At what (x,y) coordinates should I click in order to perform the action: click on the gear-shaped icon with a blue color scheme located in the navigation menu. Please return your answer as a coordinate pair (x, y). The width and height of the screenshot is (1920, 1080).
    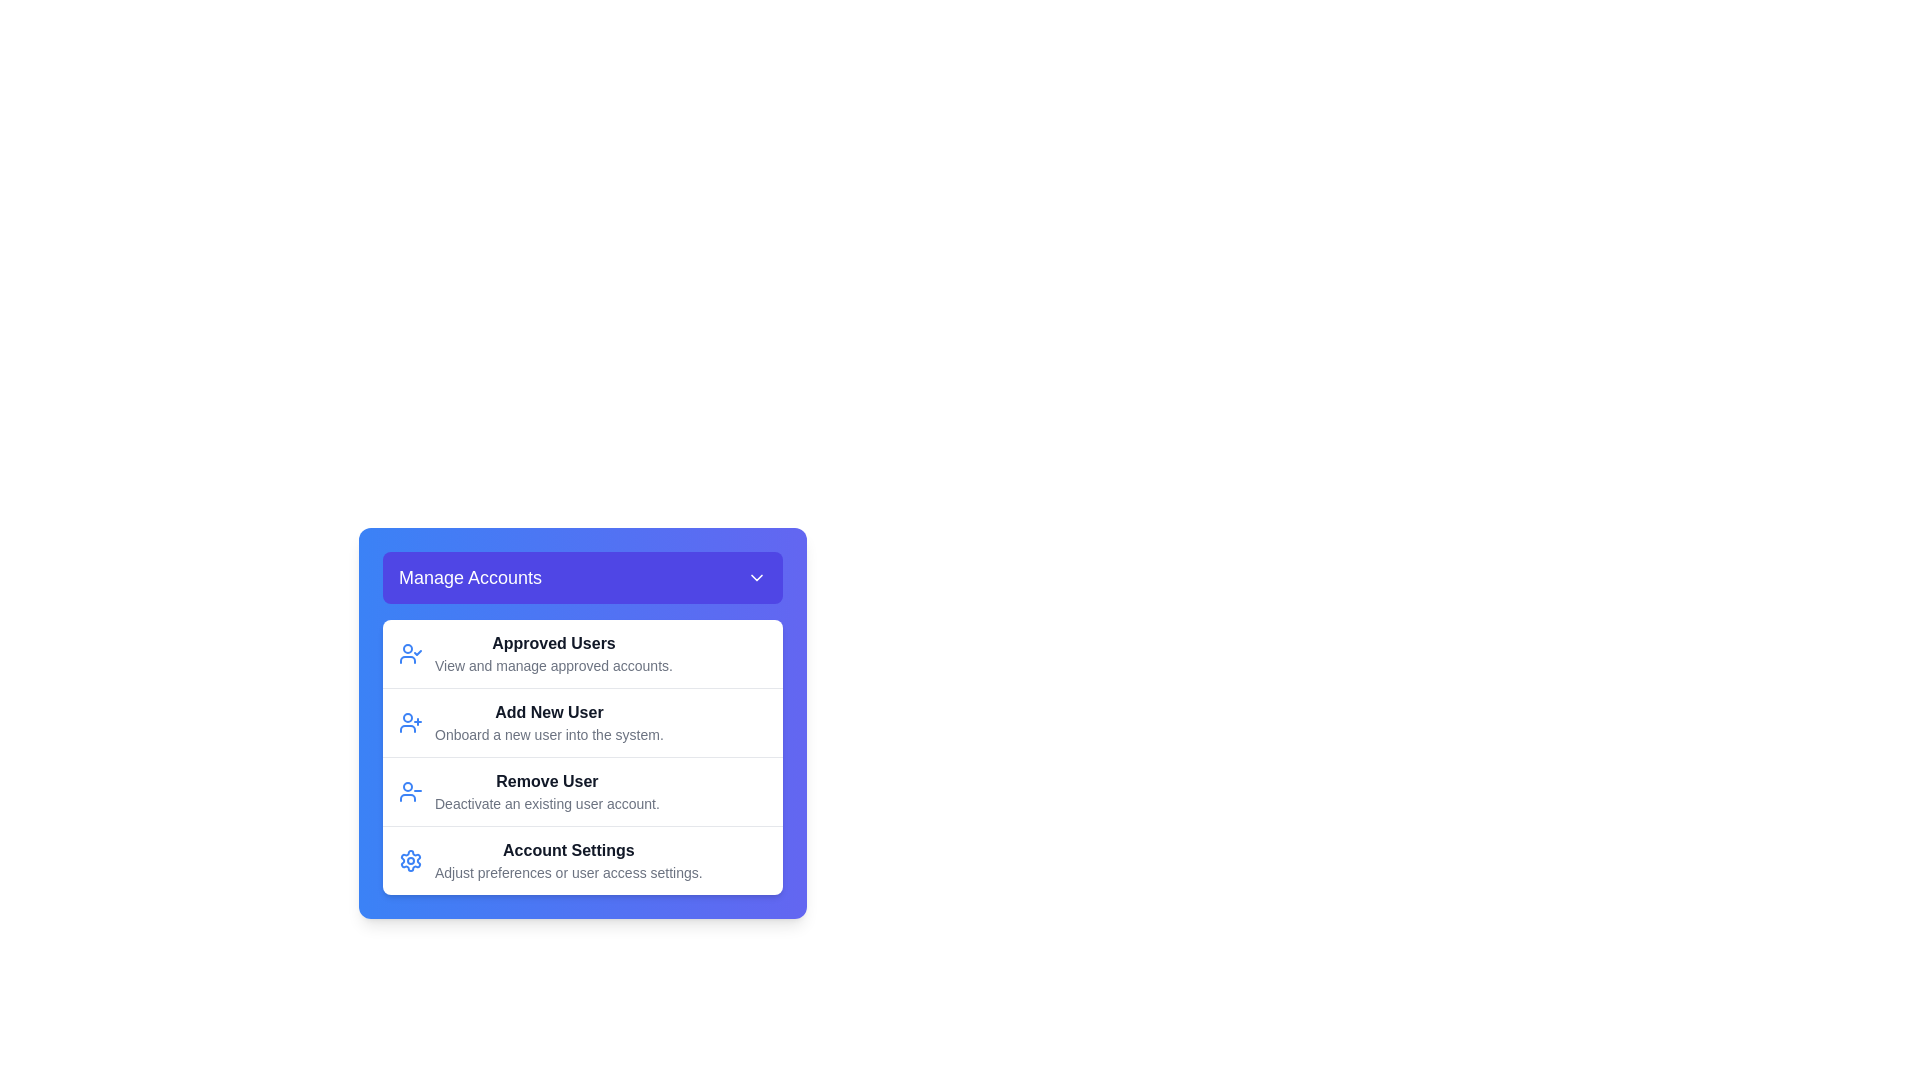
    Looking at the image, I should click on (410, 859).